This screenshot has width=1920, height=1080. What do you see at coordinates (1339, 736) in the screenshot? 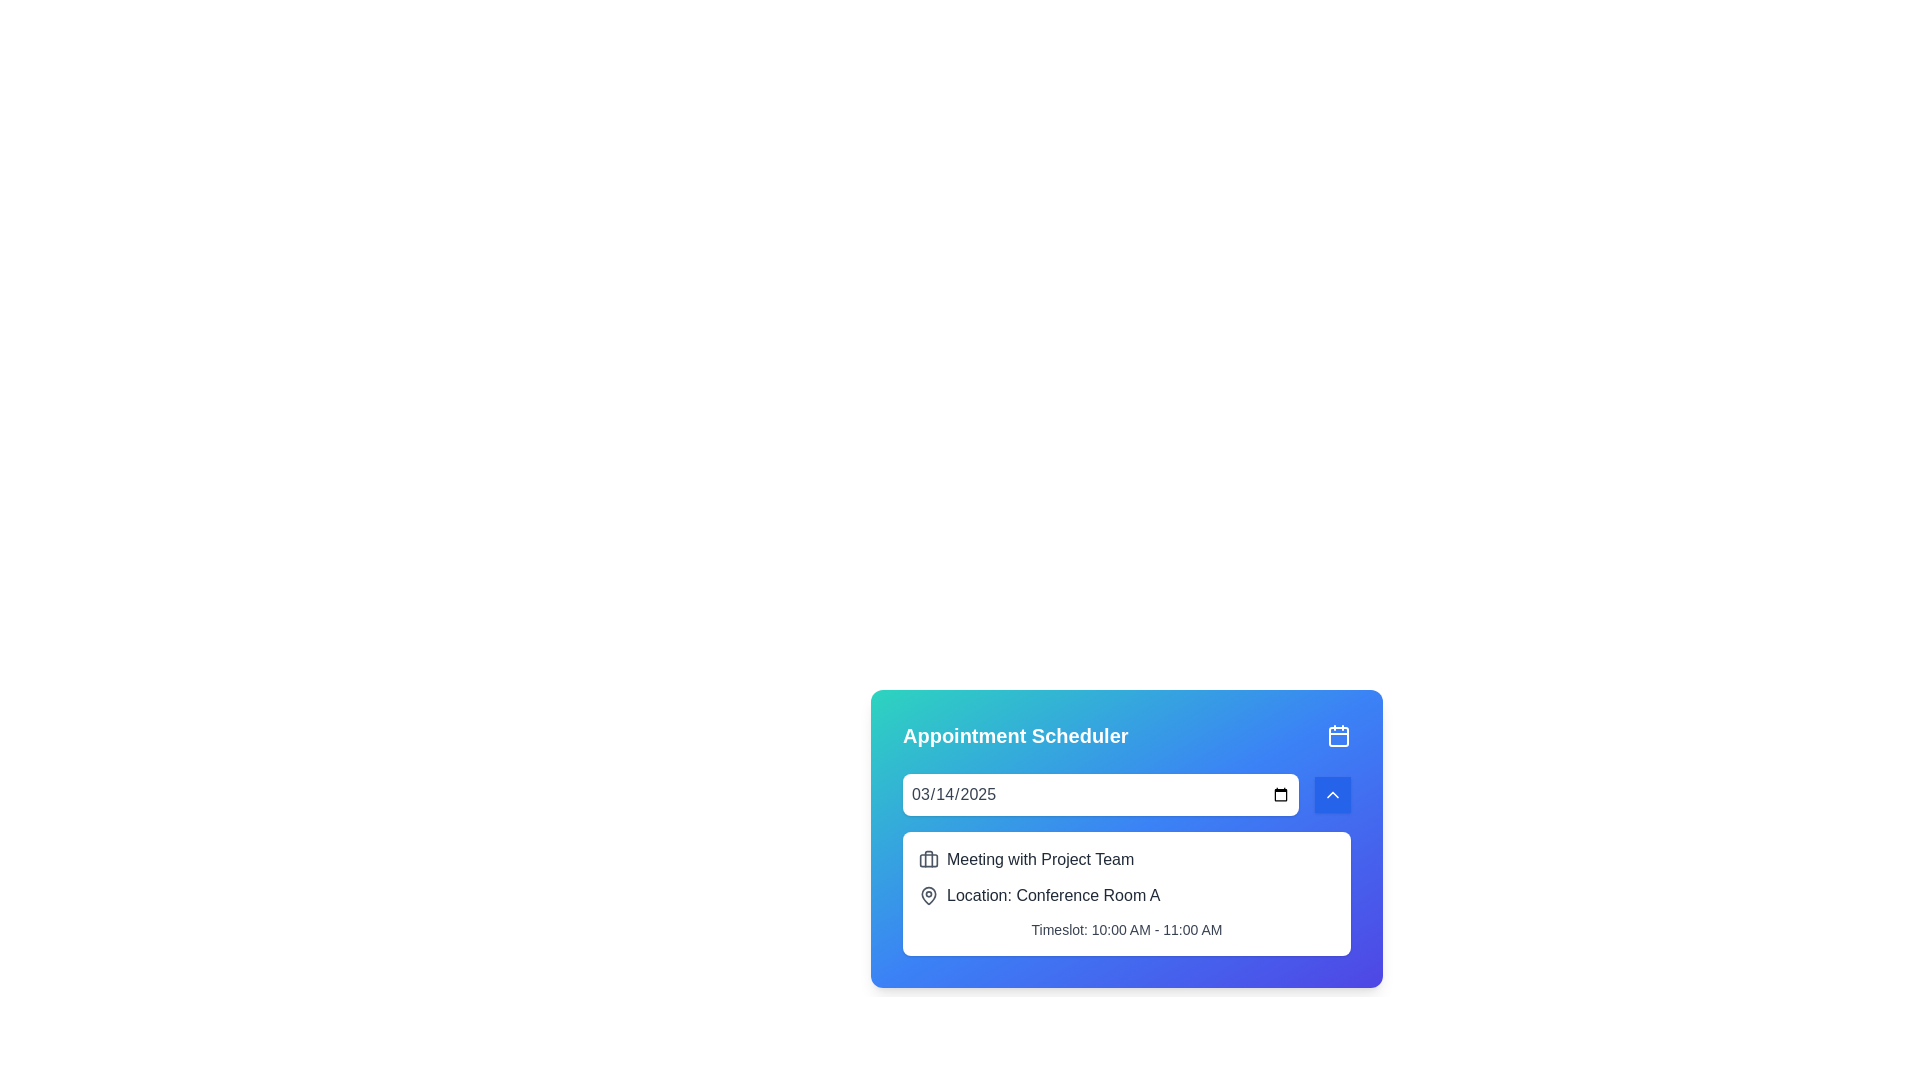
I see `the central area of the calendar representation within the calendar icon in the top-right corner of the Appointment Scheduler interface` at bounding box center [1339, 736].